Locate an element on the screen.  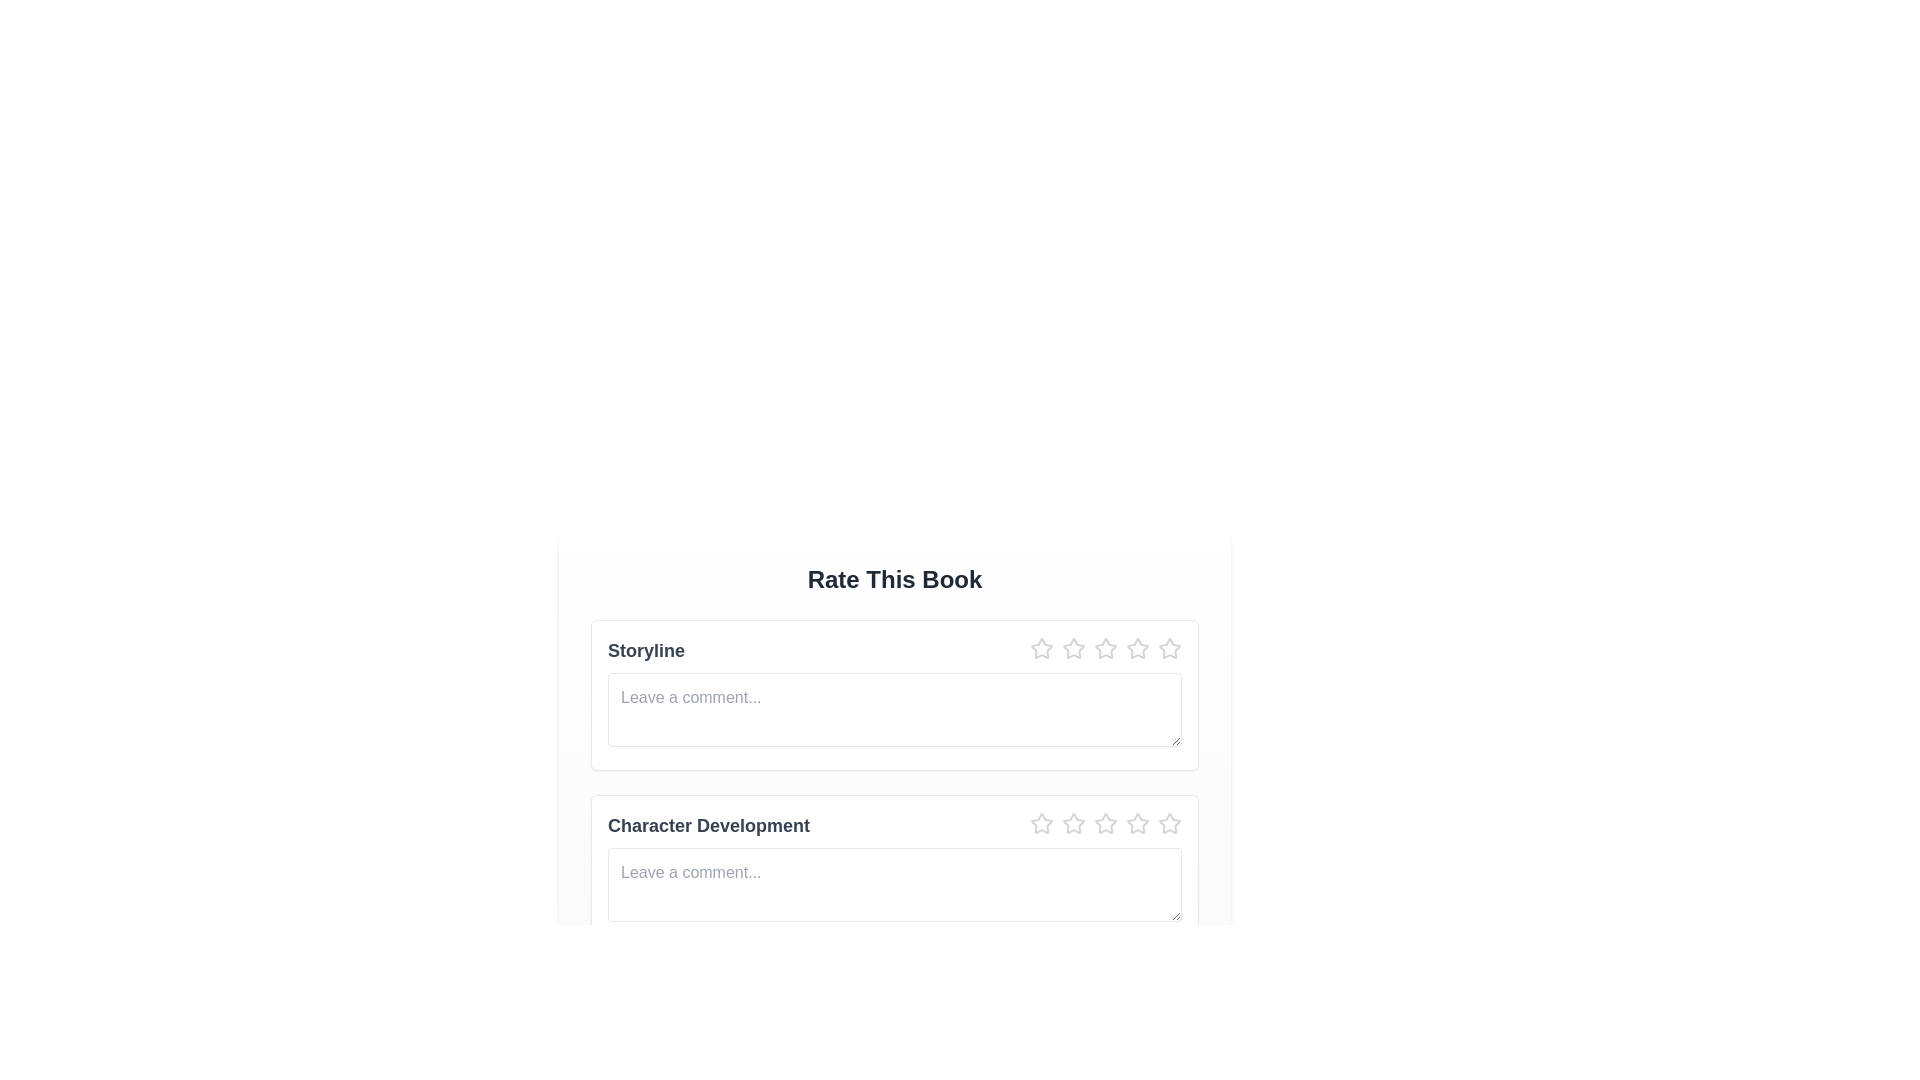
the fifth gray star icon in the horizontal series of rating icons under the 'Rate This Book' headline in the 'Storyline' section is located at coordinates (1104, 648).